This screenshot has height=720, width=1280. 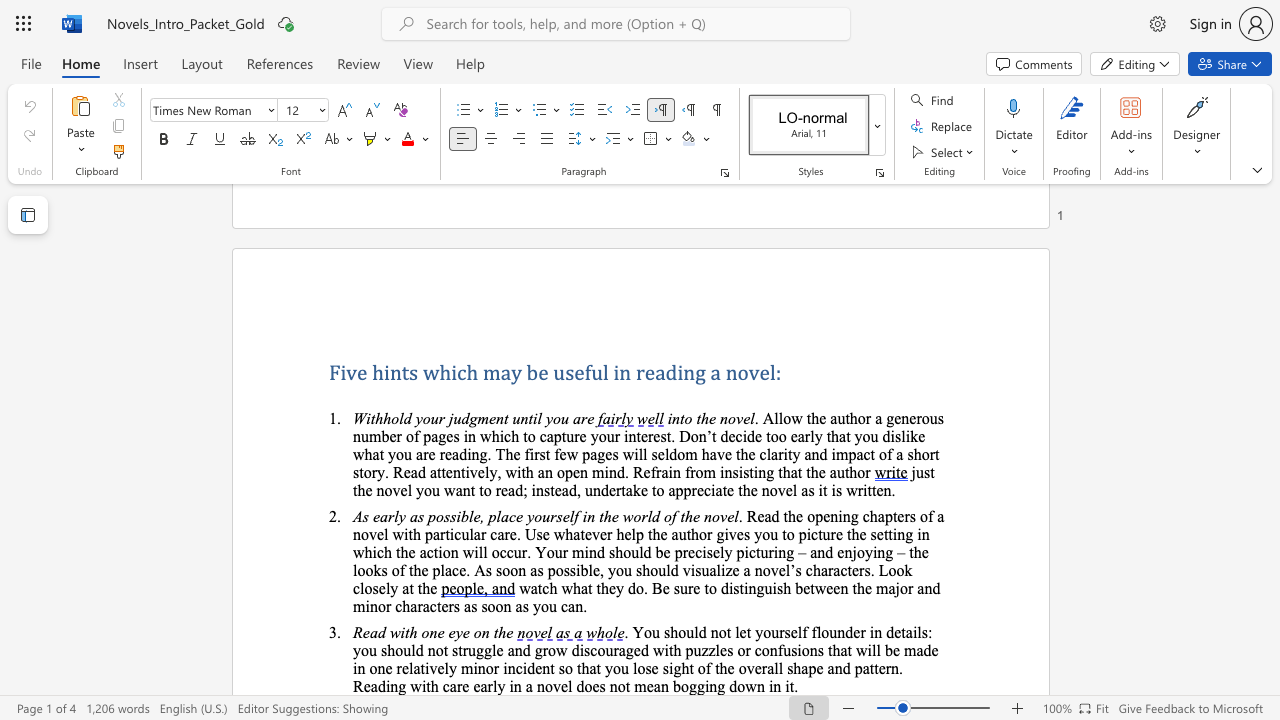 What do you see at coordinates (688, 685) in the screenshot?
I see `the subset text "gging dow" within the text "incident so that you lose sight of the overall shape and pattern. Reading with care early in a novel does not mean bogging down in it."` at bounding box center [688, 685].